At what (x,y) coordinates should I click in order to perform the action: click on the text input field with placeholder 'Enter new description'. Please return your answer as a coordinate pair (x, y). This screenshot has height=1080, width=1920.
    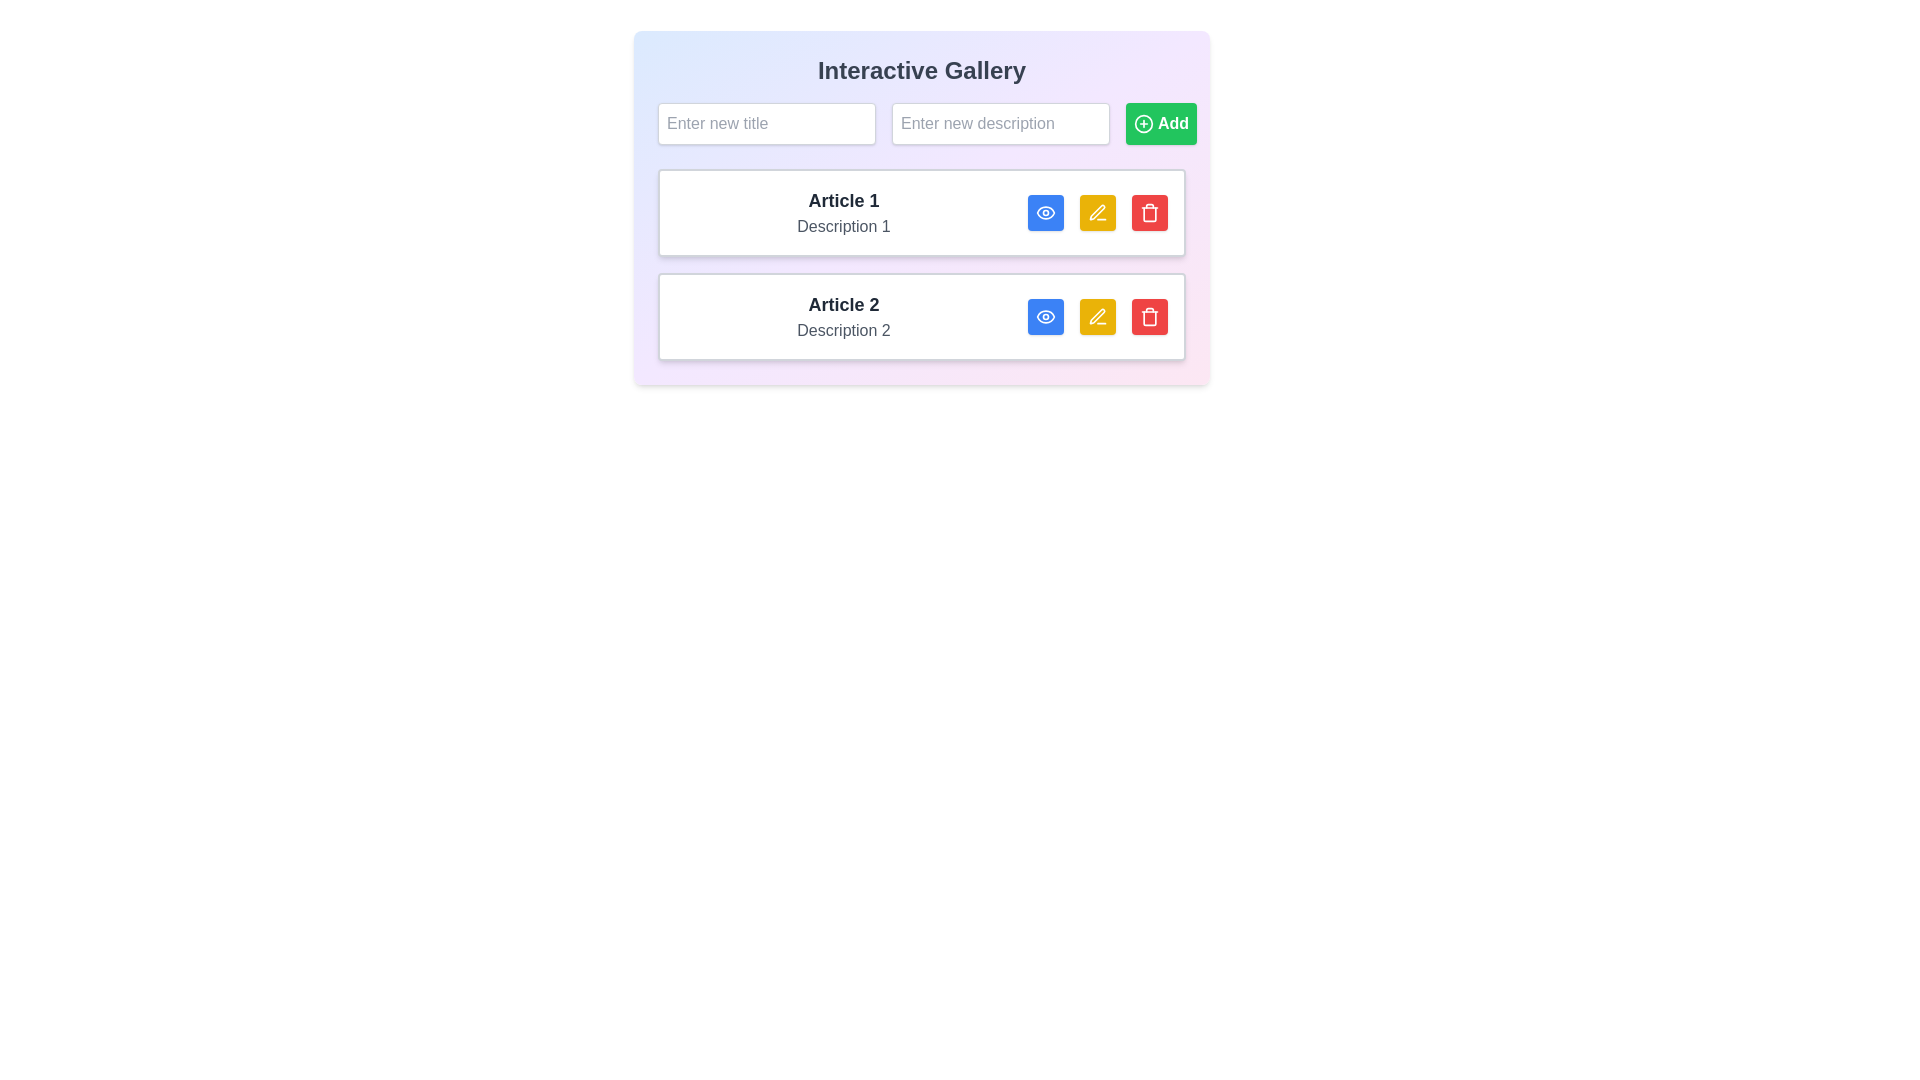
    Looking at the image, I should click on (1001, 123).